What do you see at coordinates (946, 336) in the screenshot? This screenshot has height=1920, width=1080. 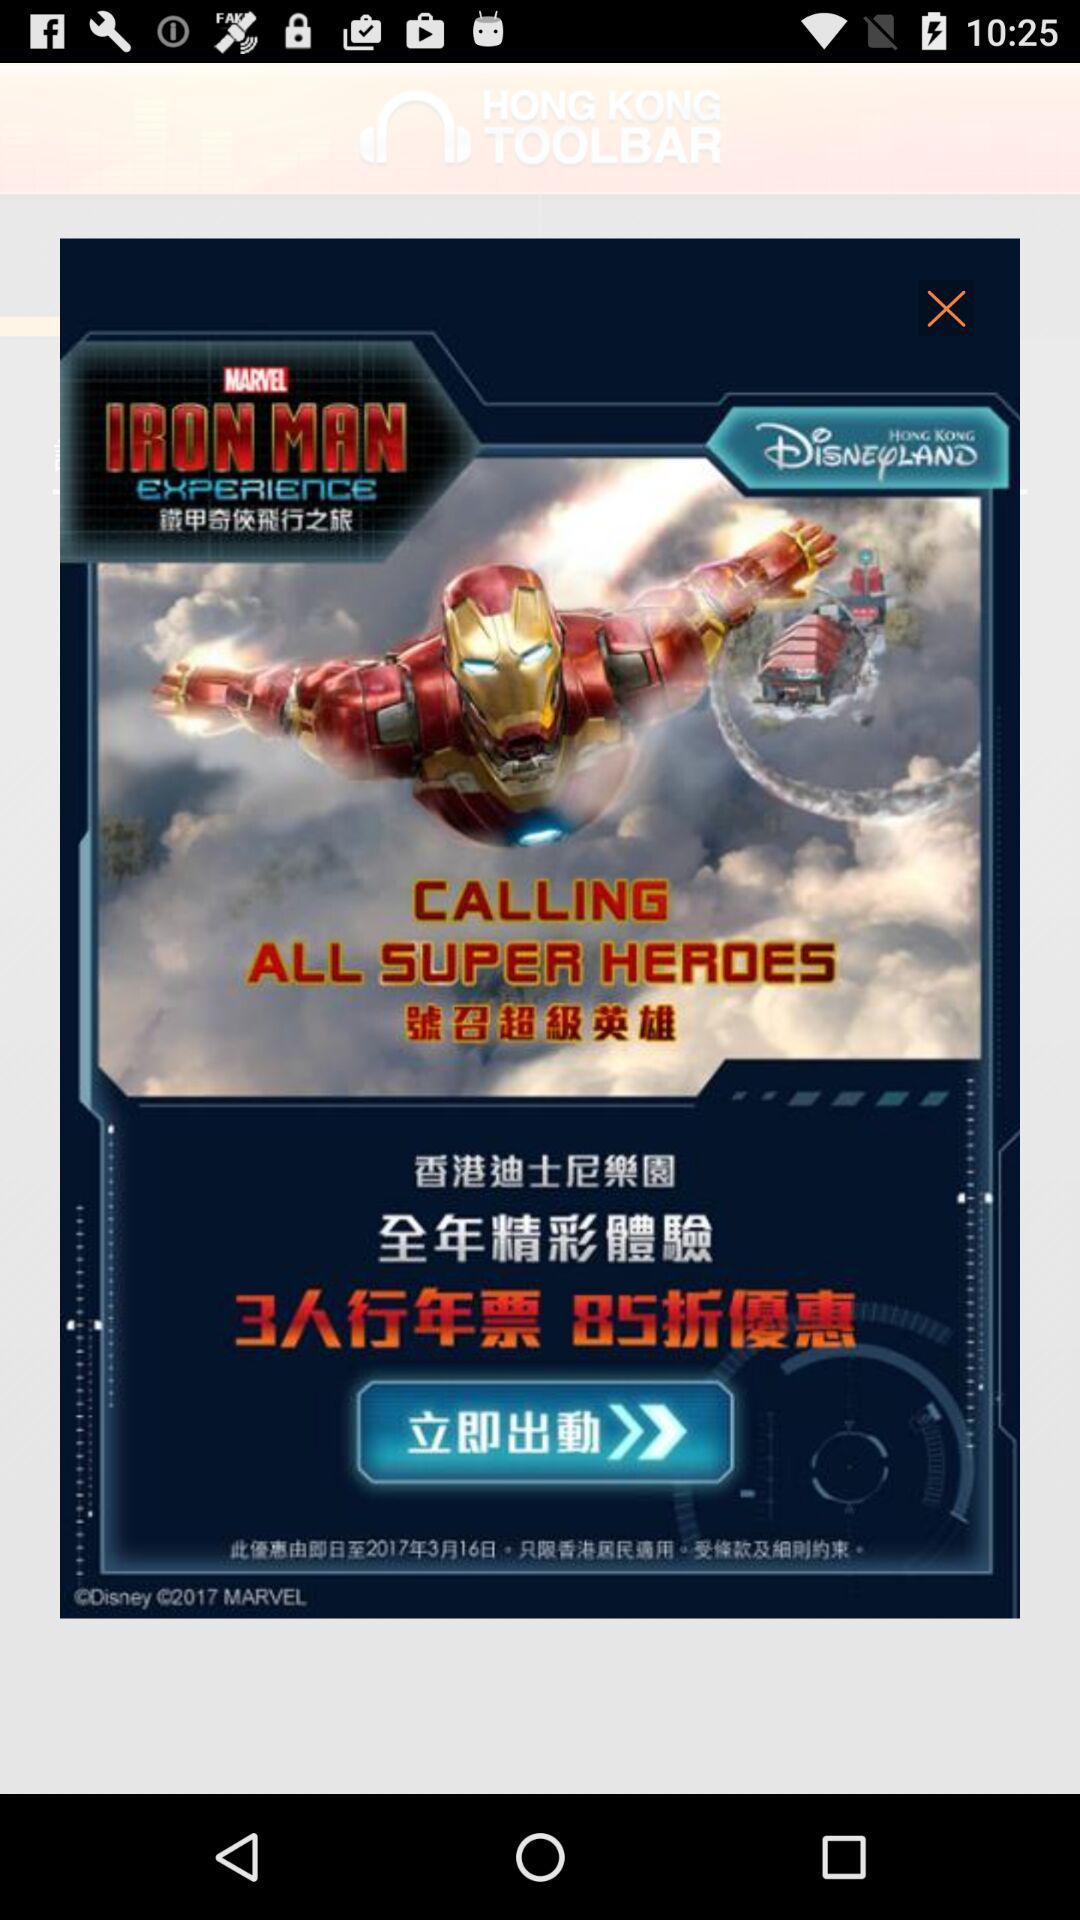 I see `the close icon` at bounding box center [946, 336].